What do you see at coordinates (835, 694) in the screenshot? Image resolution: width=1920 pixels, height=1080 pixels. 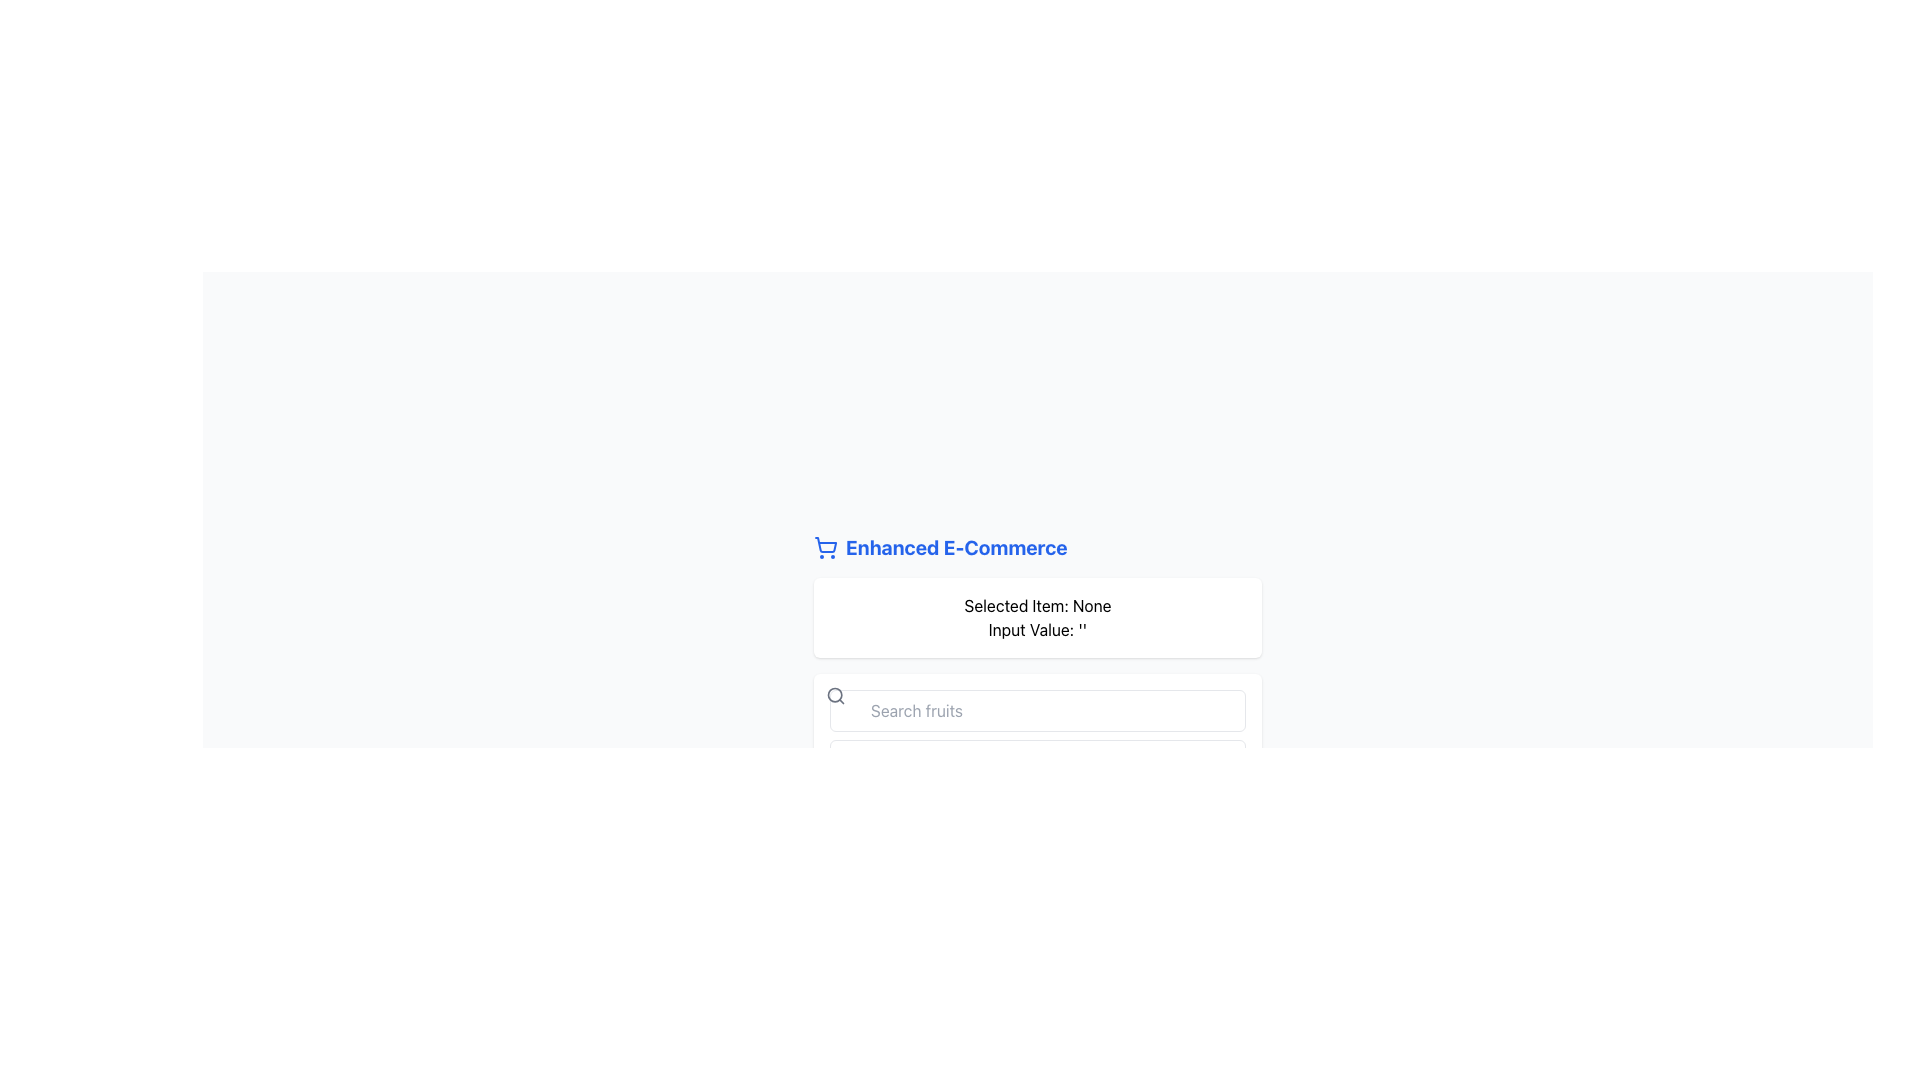 I see `the search input field by clicking on the search icon` at bounding box center [835, 694].